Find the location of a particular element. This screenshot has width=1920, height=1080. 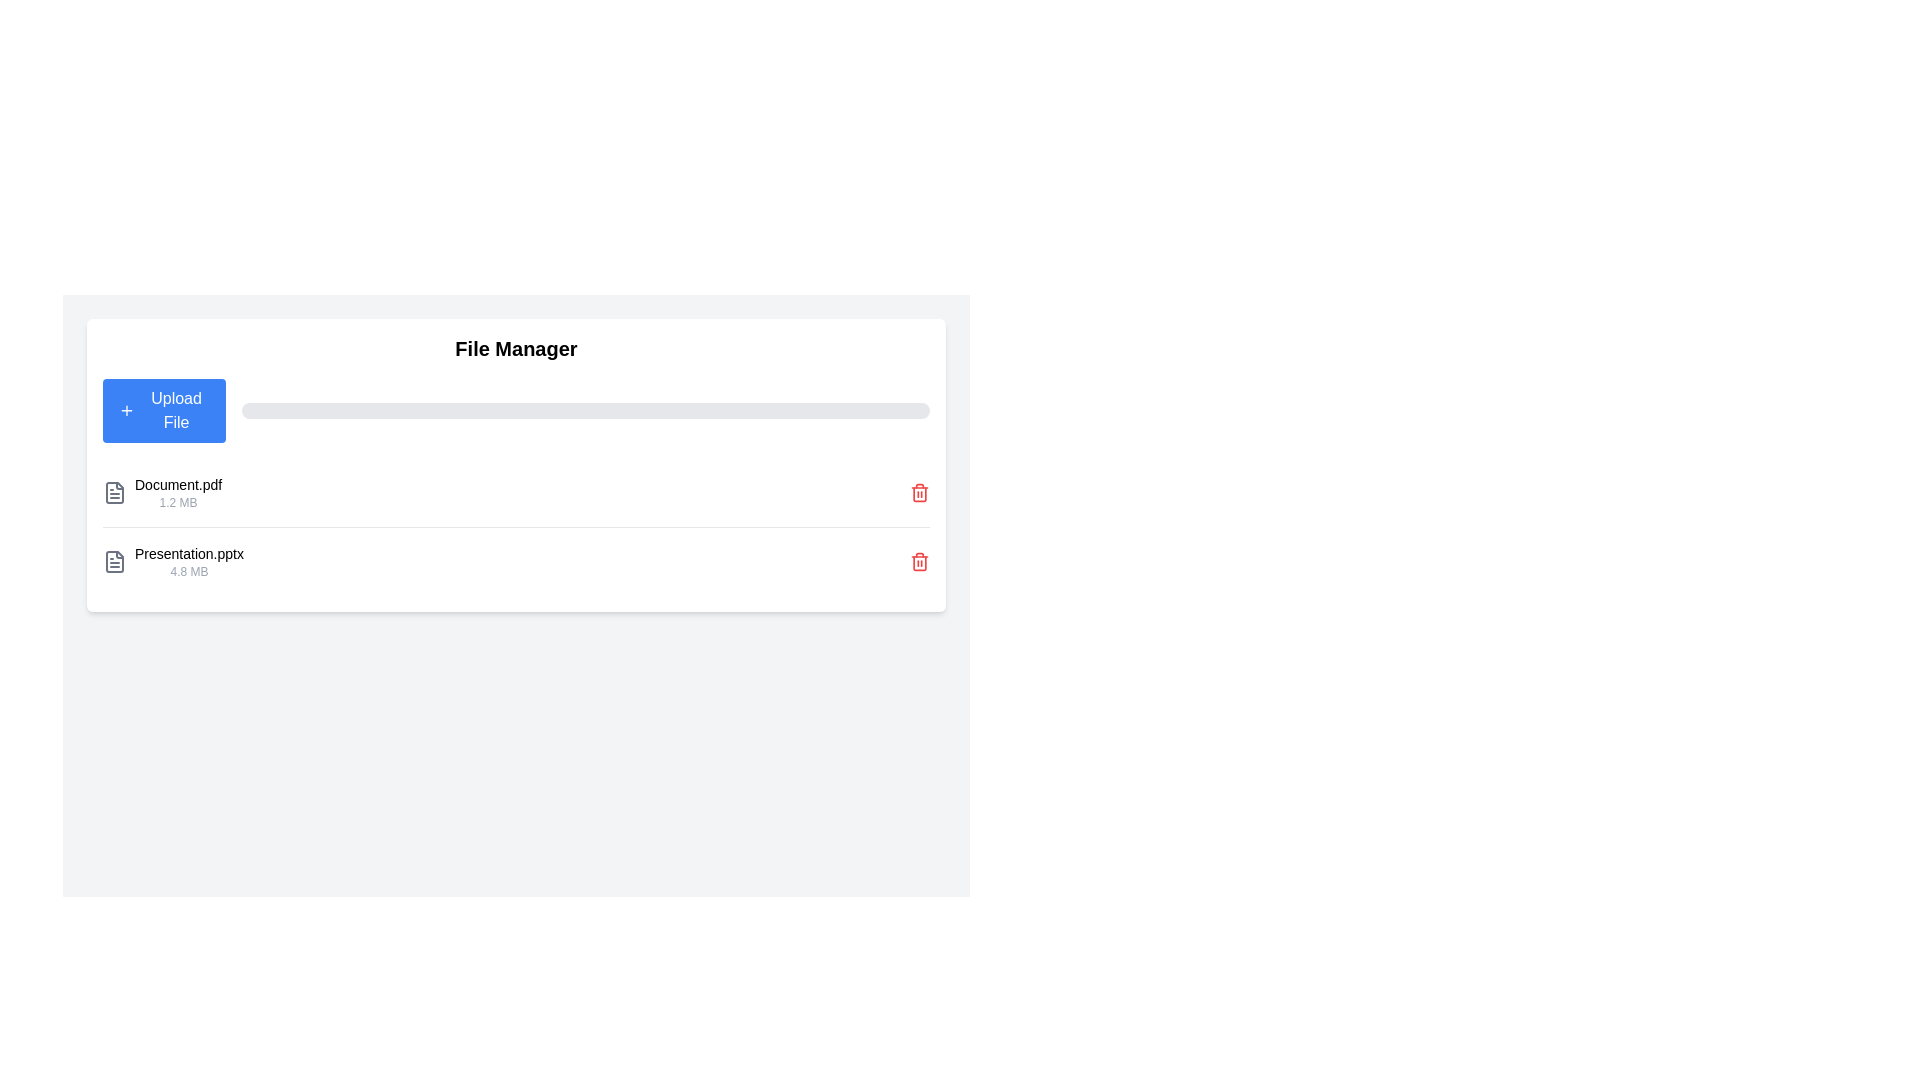

the red trashcan icon button located to the far right of the file list entry for 'Presentation.pptx' is located at coordinates (919, 562).